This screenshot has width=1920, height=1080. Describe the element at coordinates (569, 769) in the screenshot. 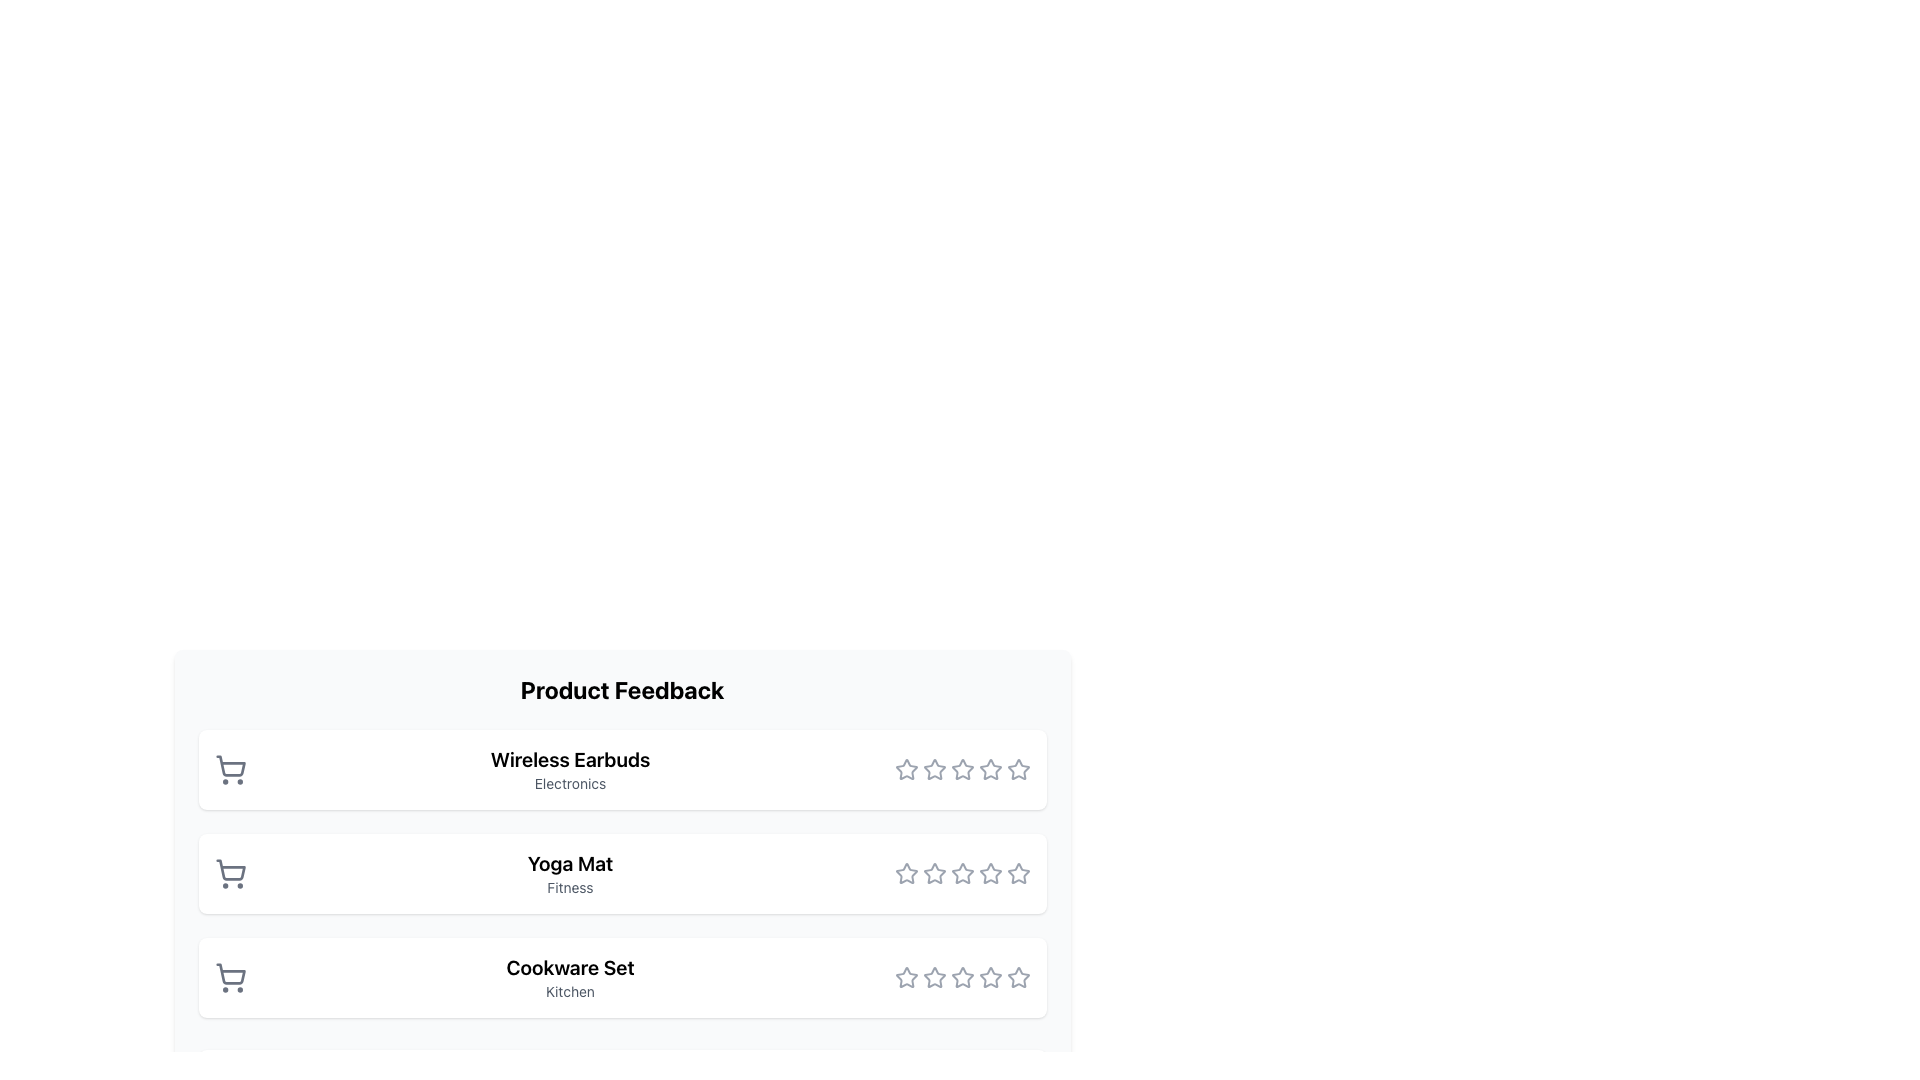

I see `the 'Wireless Earbuds' text label, which is the main descriptive text of the first item in the product list, by using nearby interactive elements for actions` at that location.